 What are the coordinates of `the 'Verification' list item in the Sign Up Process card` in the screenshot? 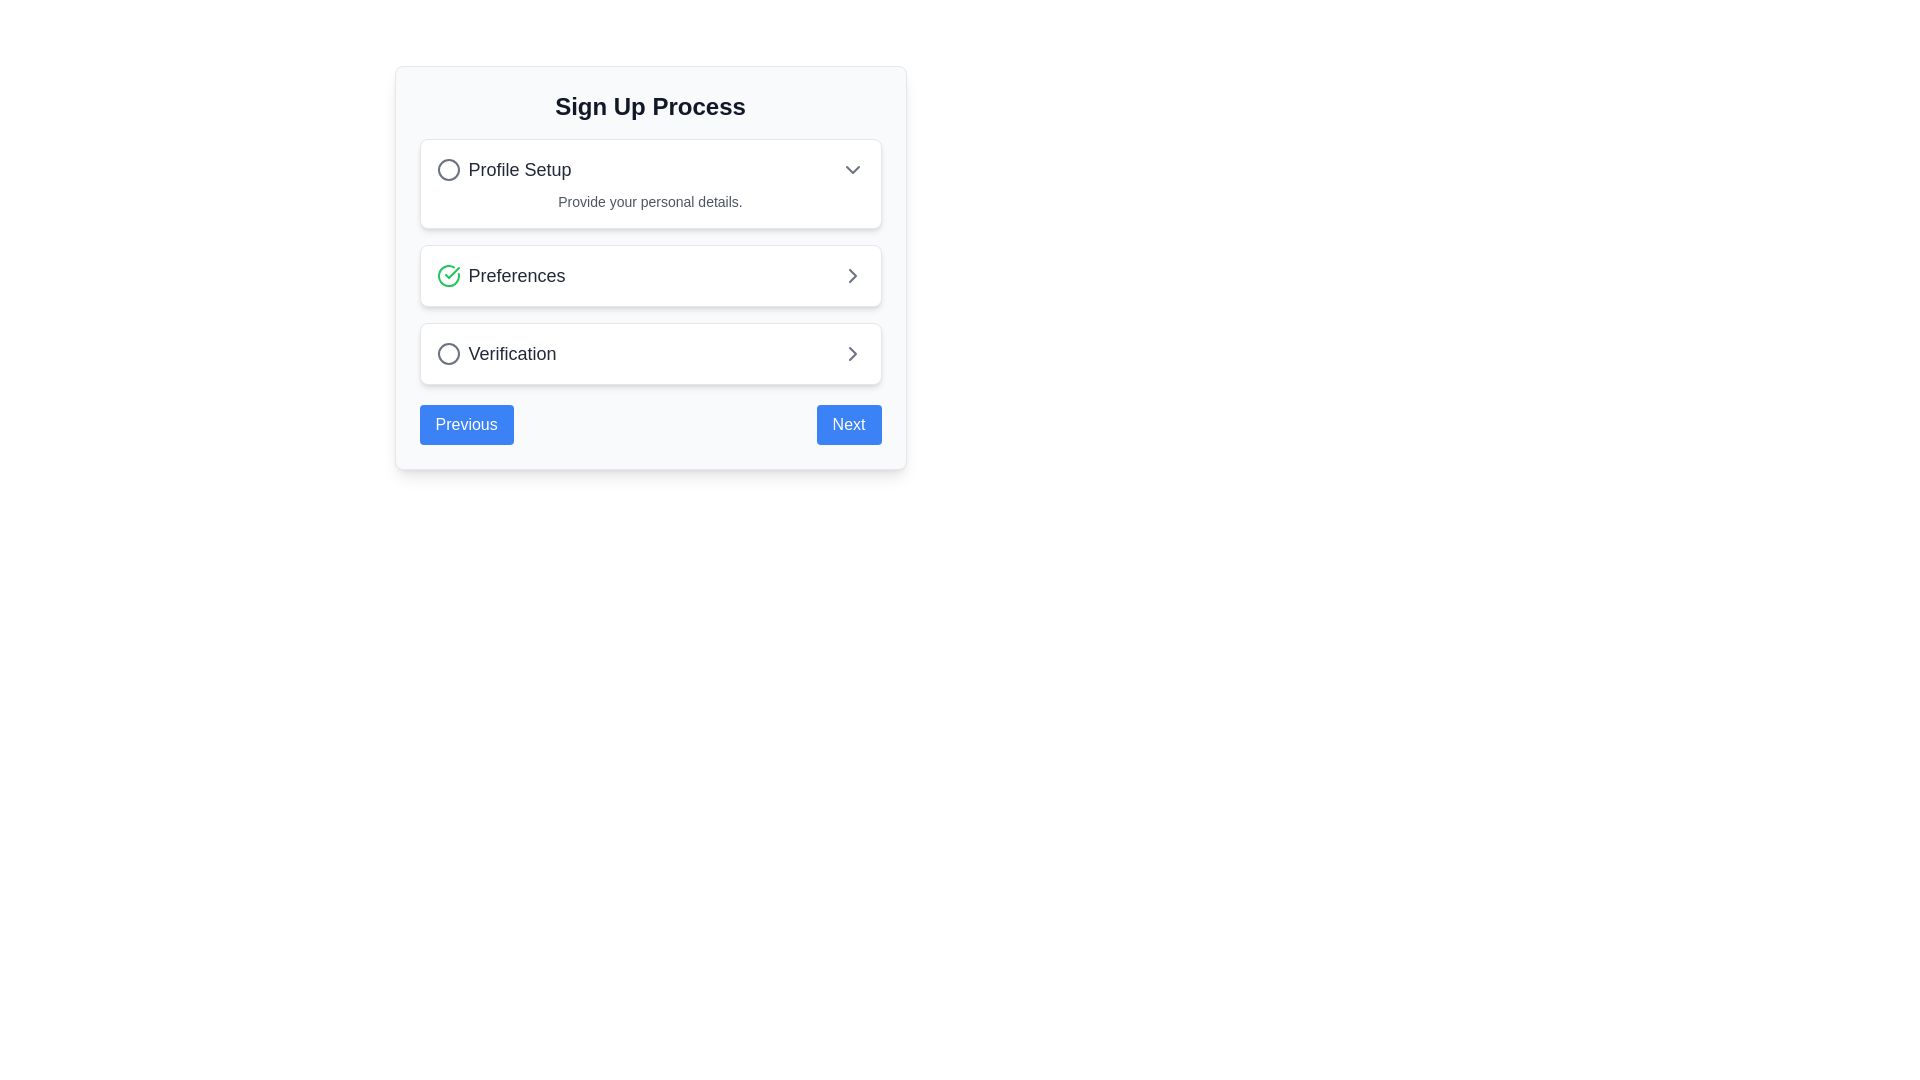 It's located at (496, 353).